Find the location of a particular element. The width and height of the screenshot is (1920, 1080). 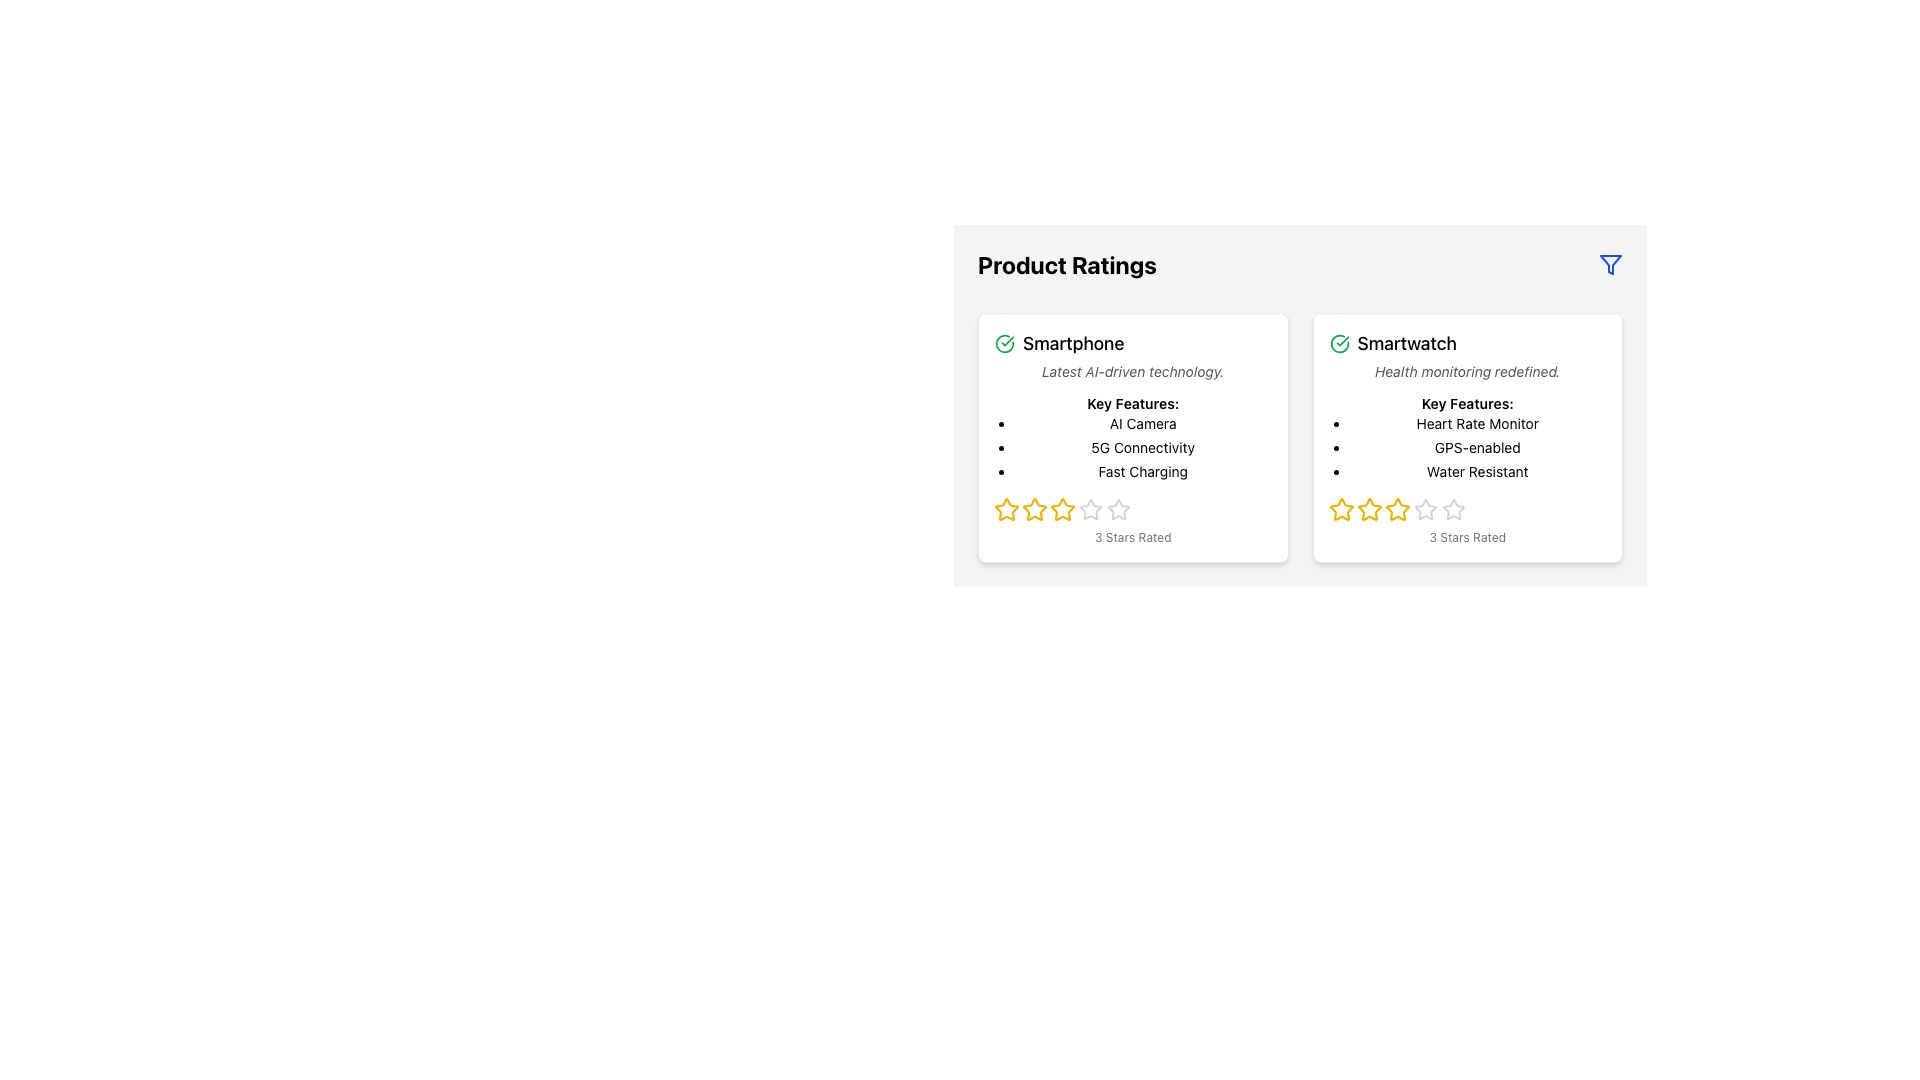

the fifth inactive star icon in the star rating system for the product 'Smartwatch' is located at coordinates (1453, 508).